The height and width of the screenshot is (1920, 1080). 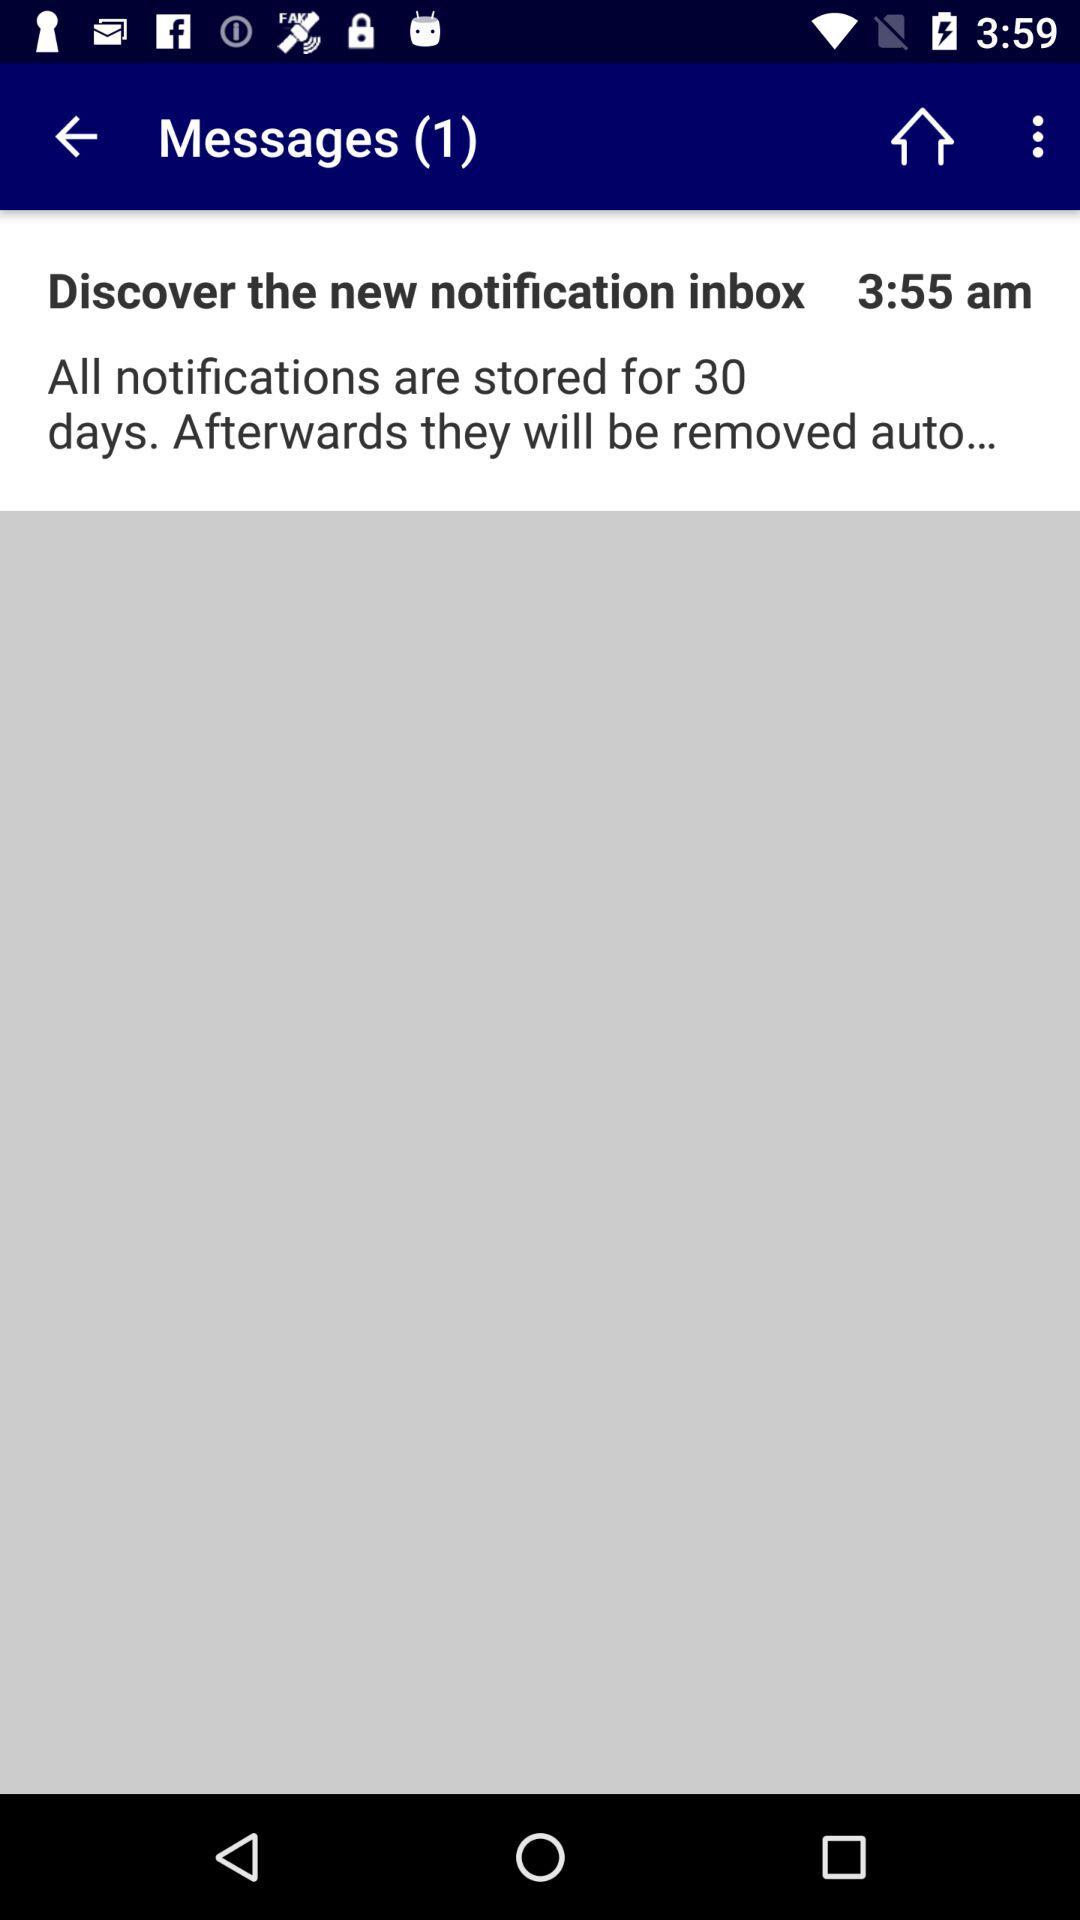 What do you see at coordinates (72, 135) in the screenshot?
I see `app next to the messages (1) icon` at bounding box center [72, 135].